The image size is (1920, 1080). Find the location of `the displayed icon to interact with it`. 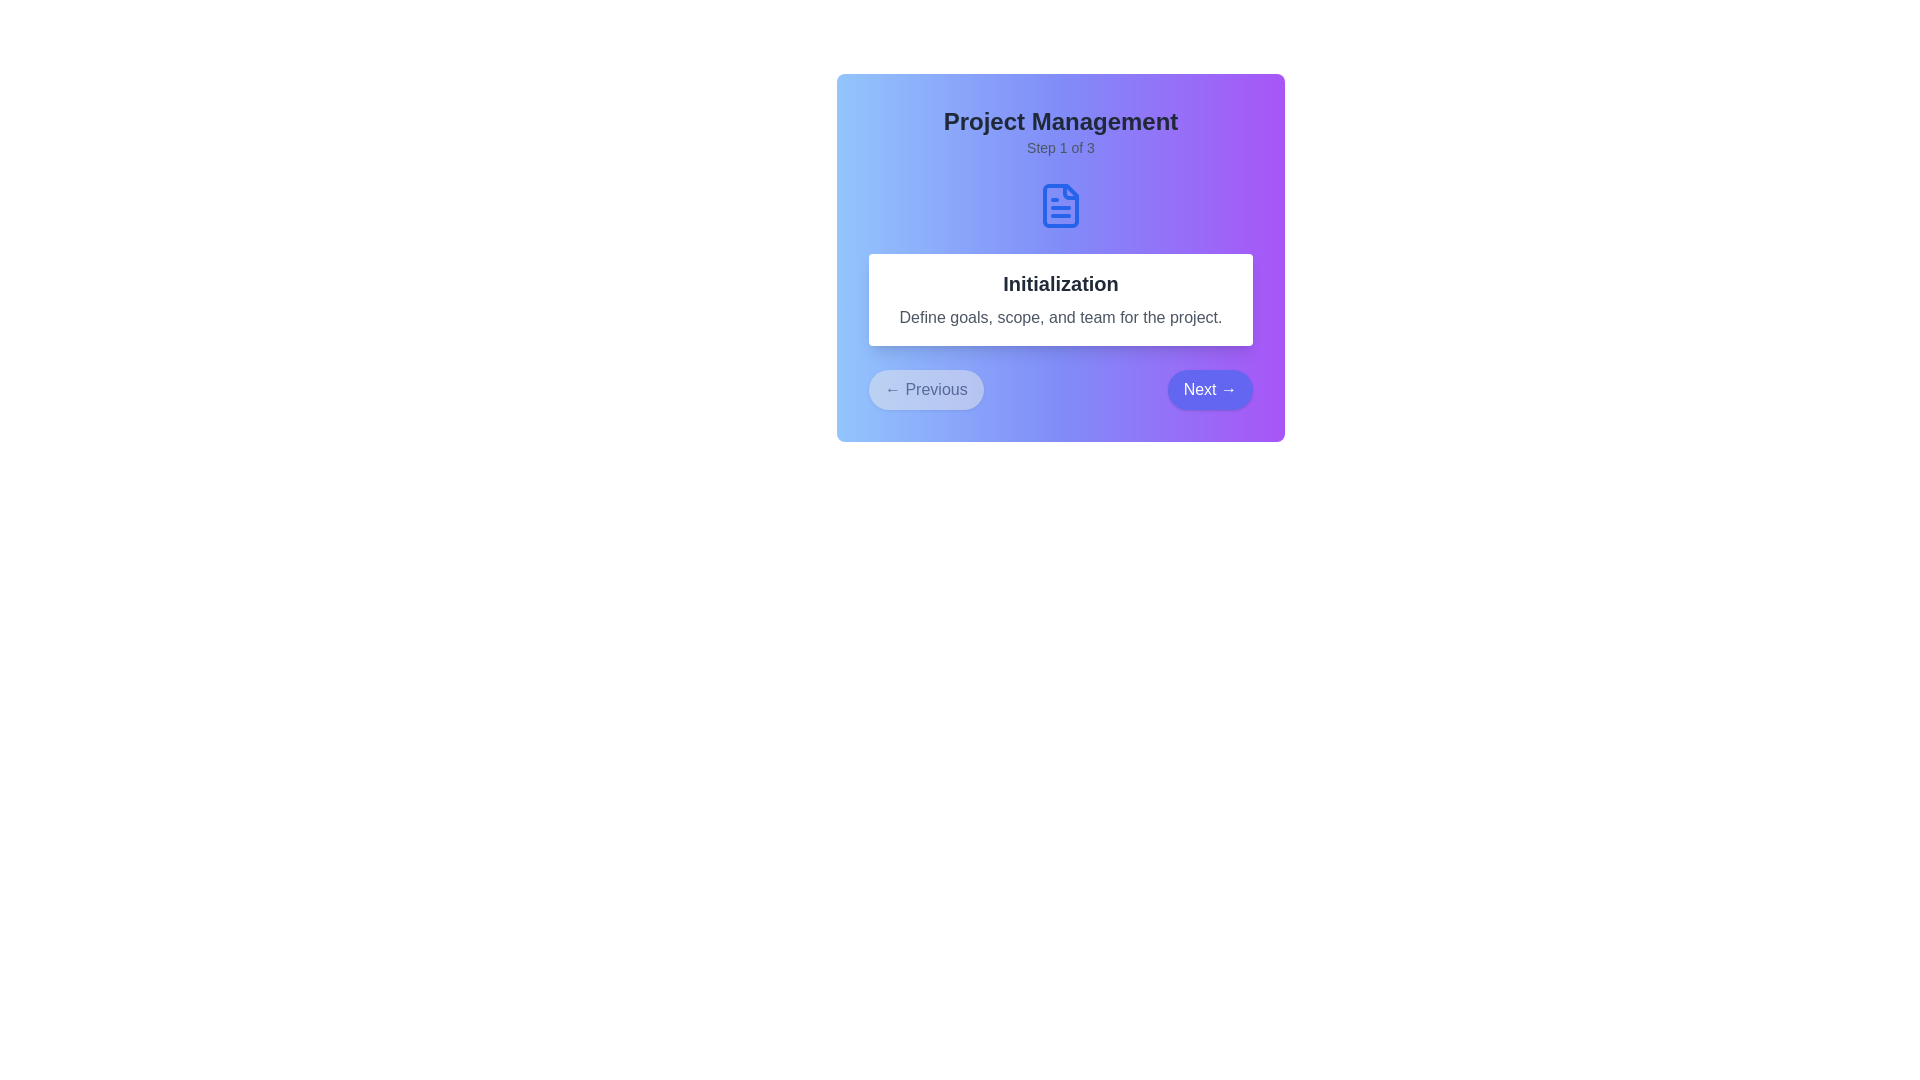

the displayed icon to interact with it is located at coordinates (1059, 205).